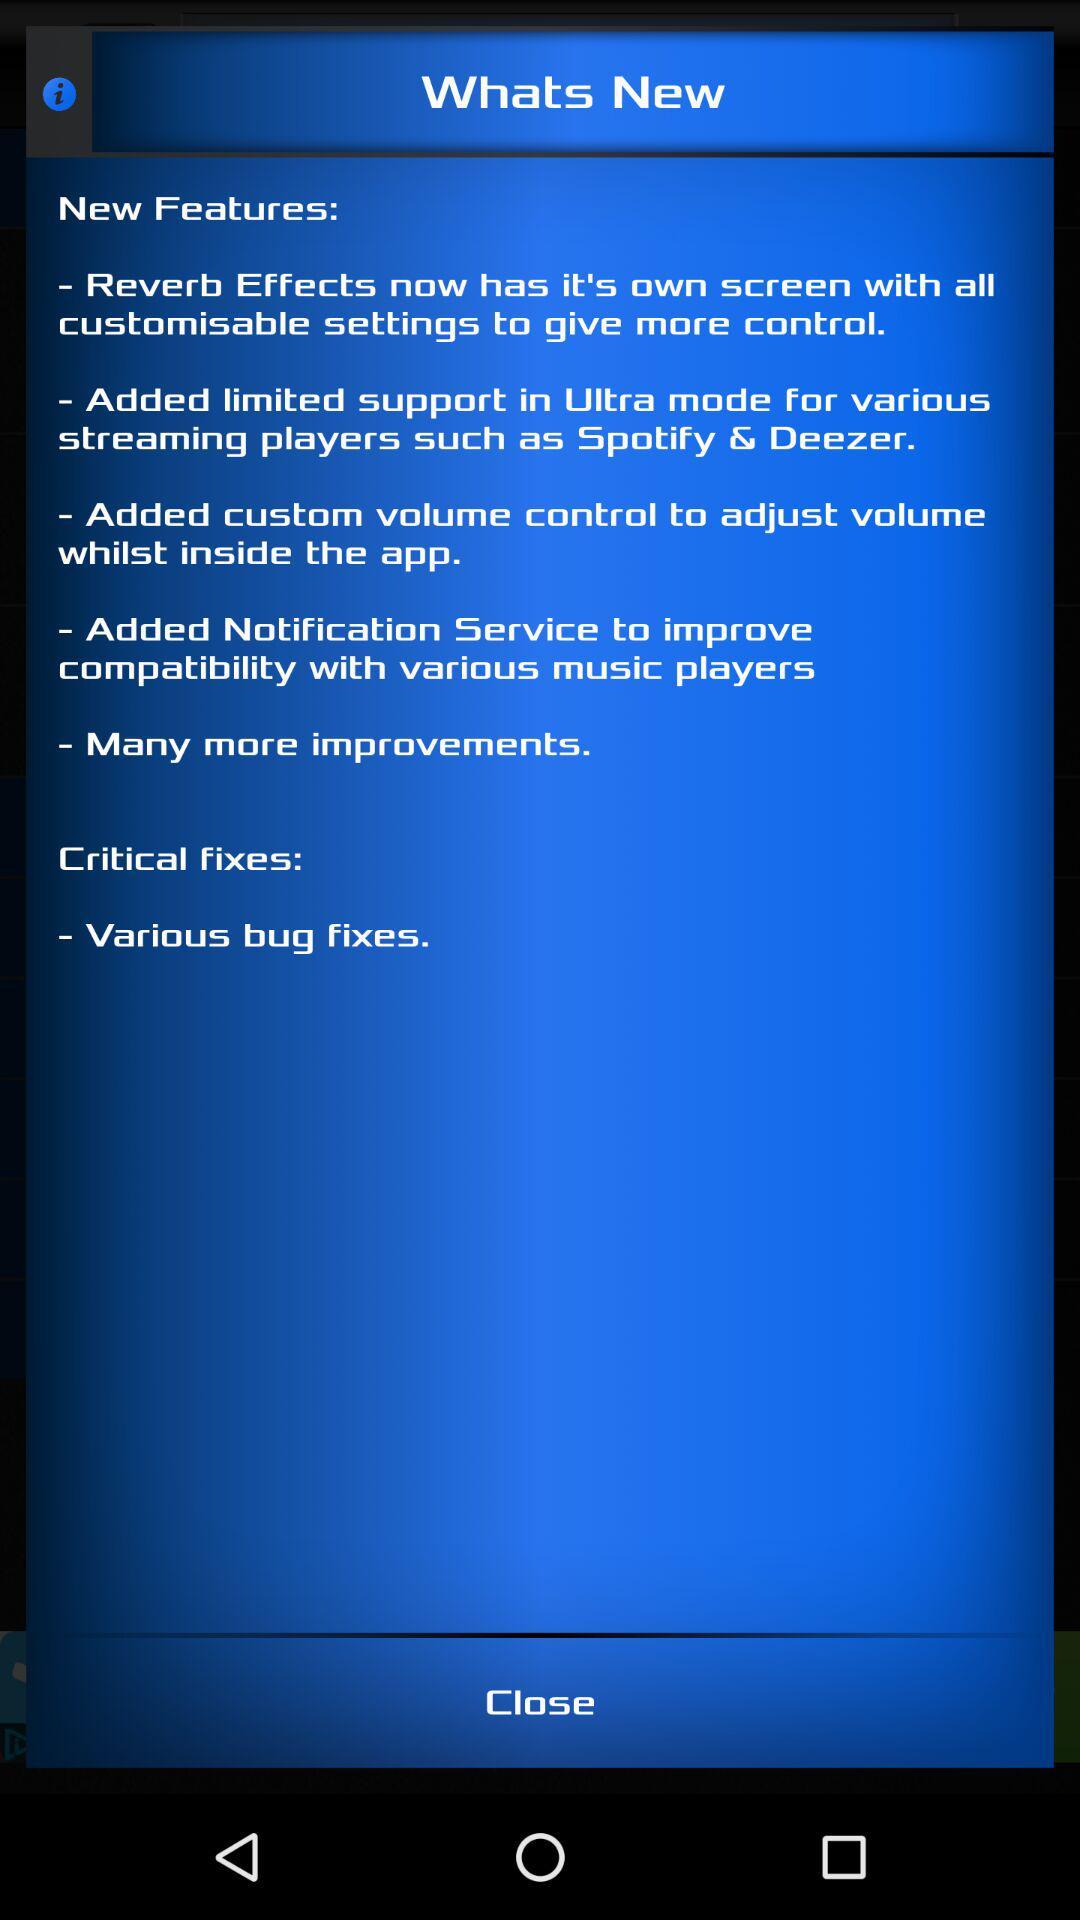  I want to click on new features reverb icon, so click(540, 894).